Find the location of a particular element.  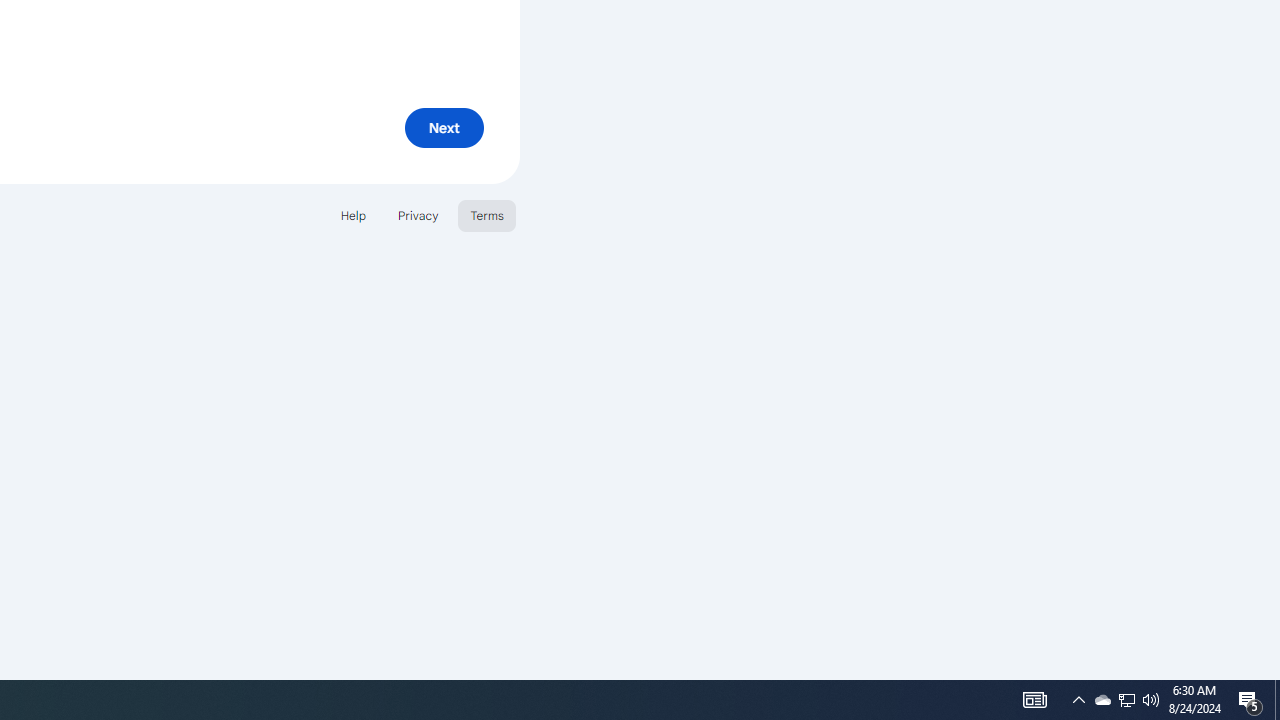

'Terms' is located at coordinates (487, 215).